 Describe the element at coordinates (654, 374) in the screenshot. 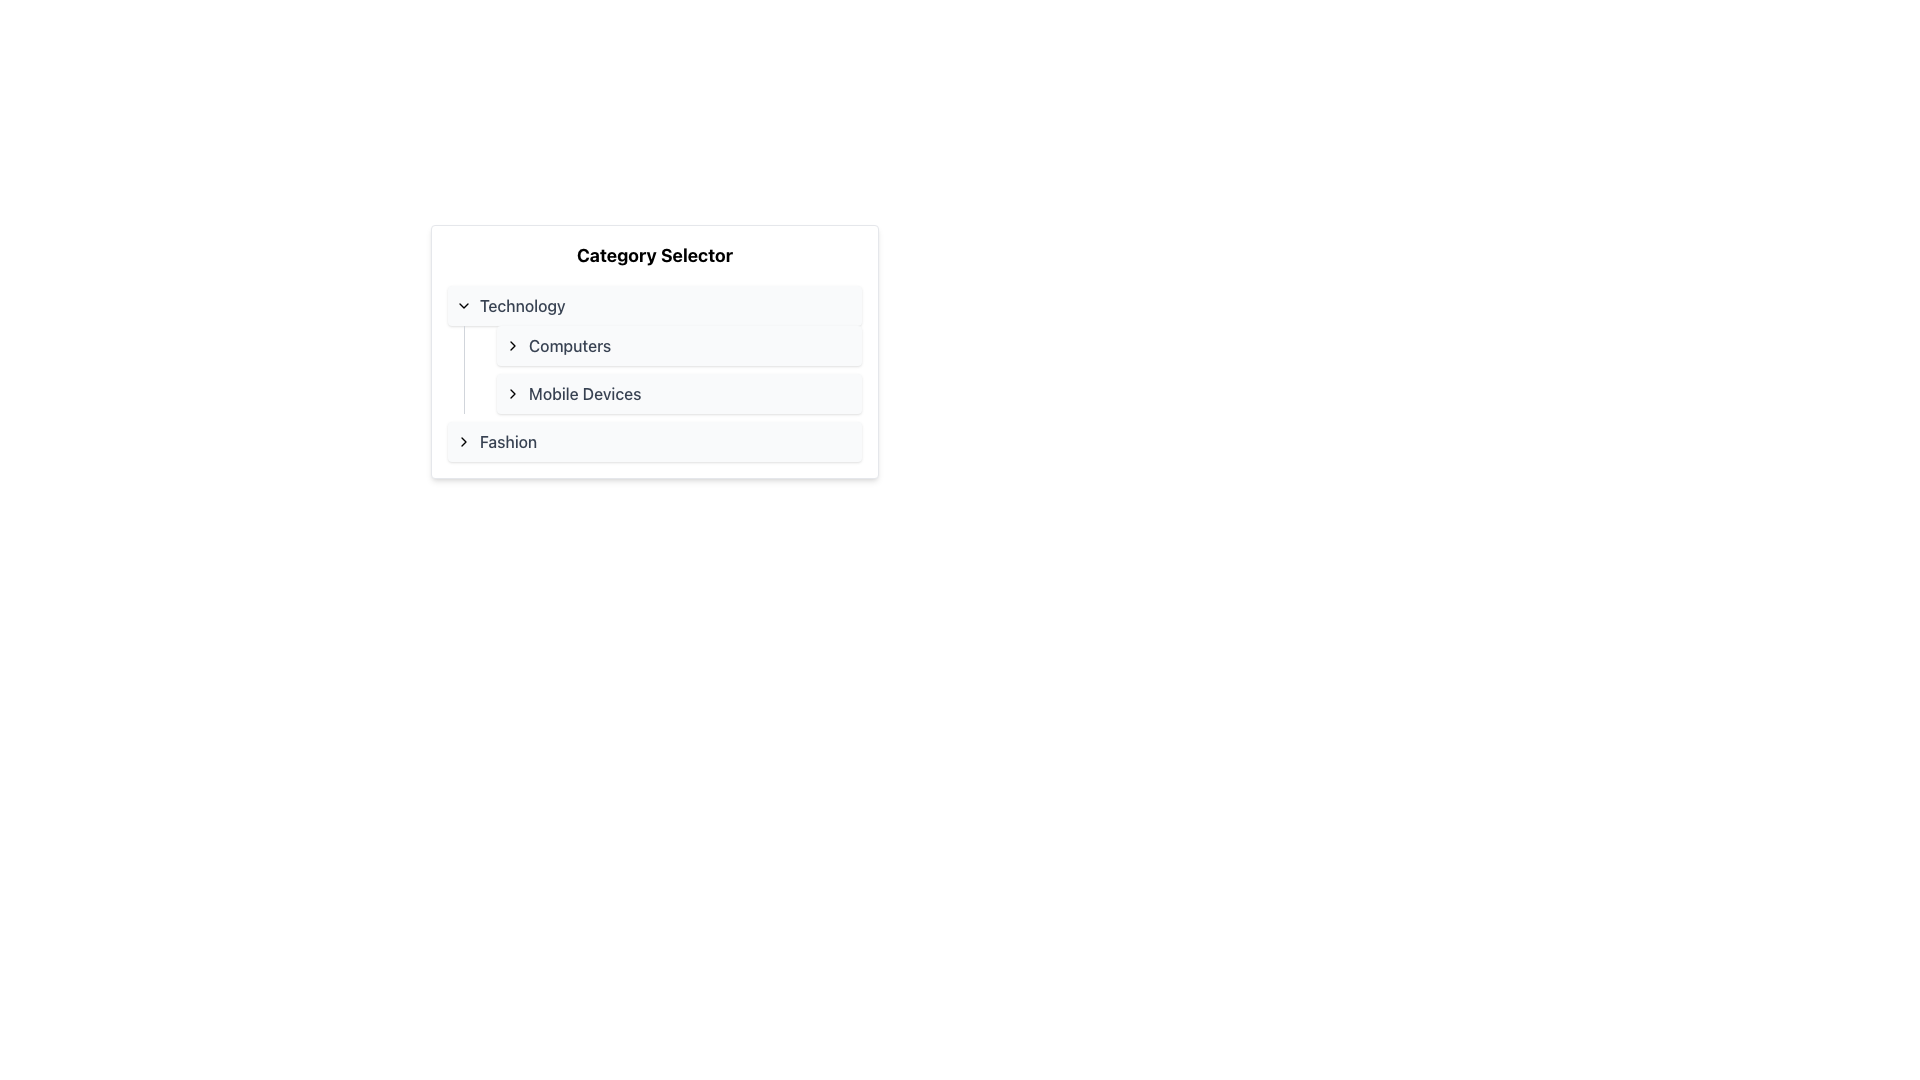

I see `the 'Mobile Devices' list item within the collapsible/expandable list in the 'Technology' section` at that location.